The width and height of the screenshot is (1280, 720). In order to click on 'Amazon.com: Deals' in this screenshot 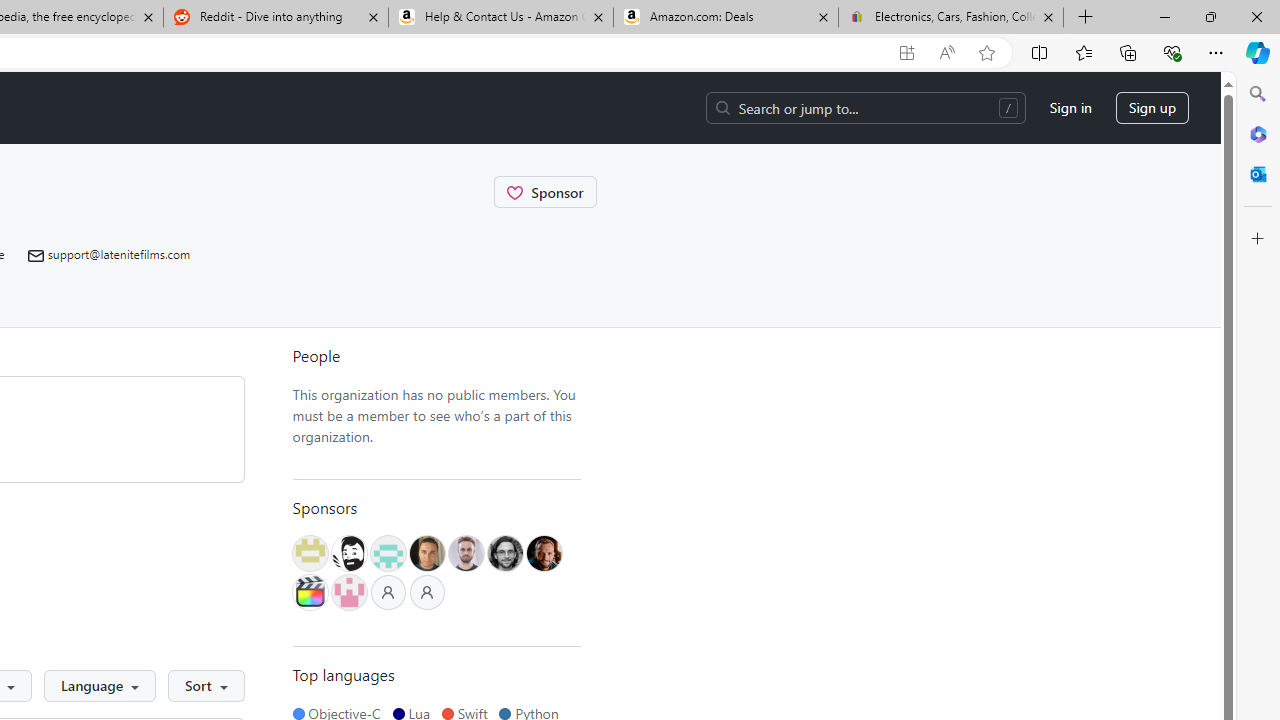, I will do `click(725, 17)`.